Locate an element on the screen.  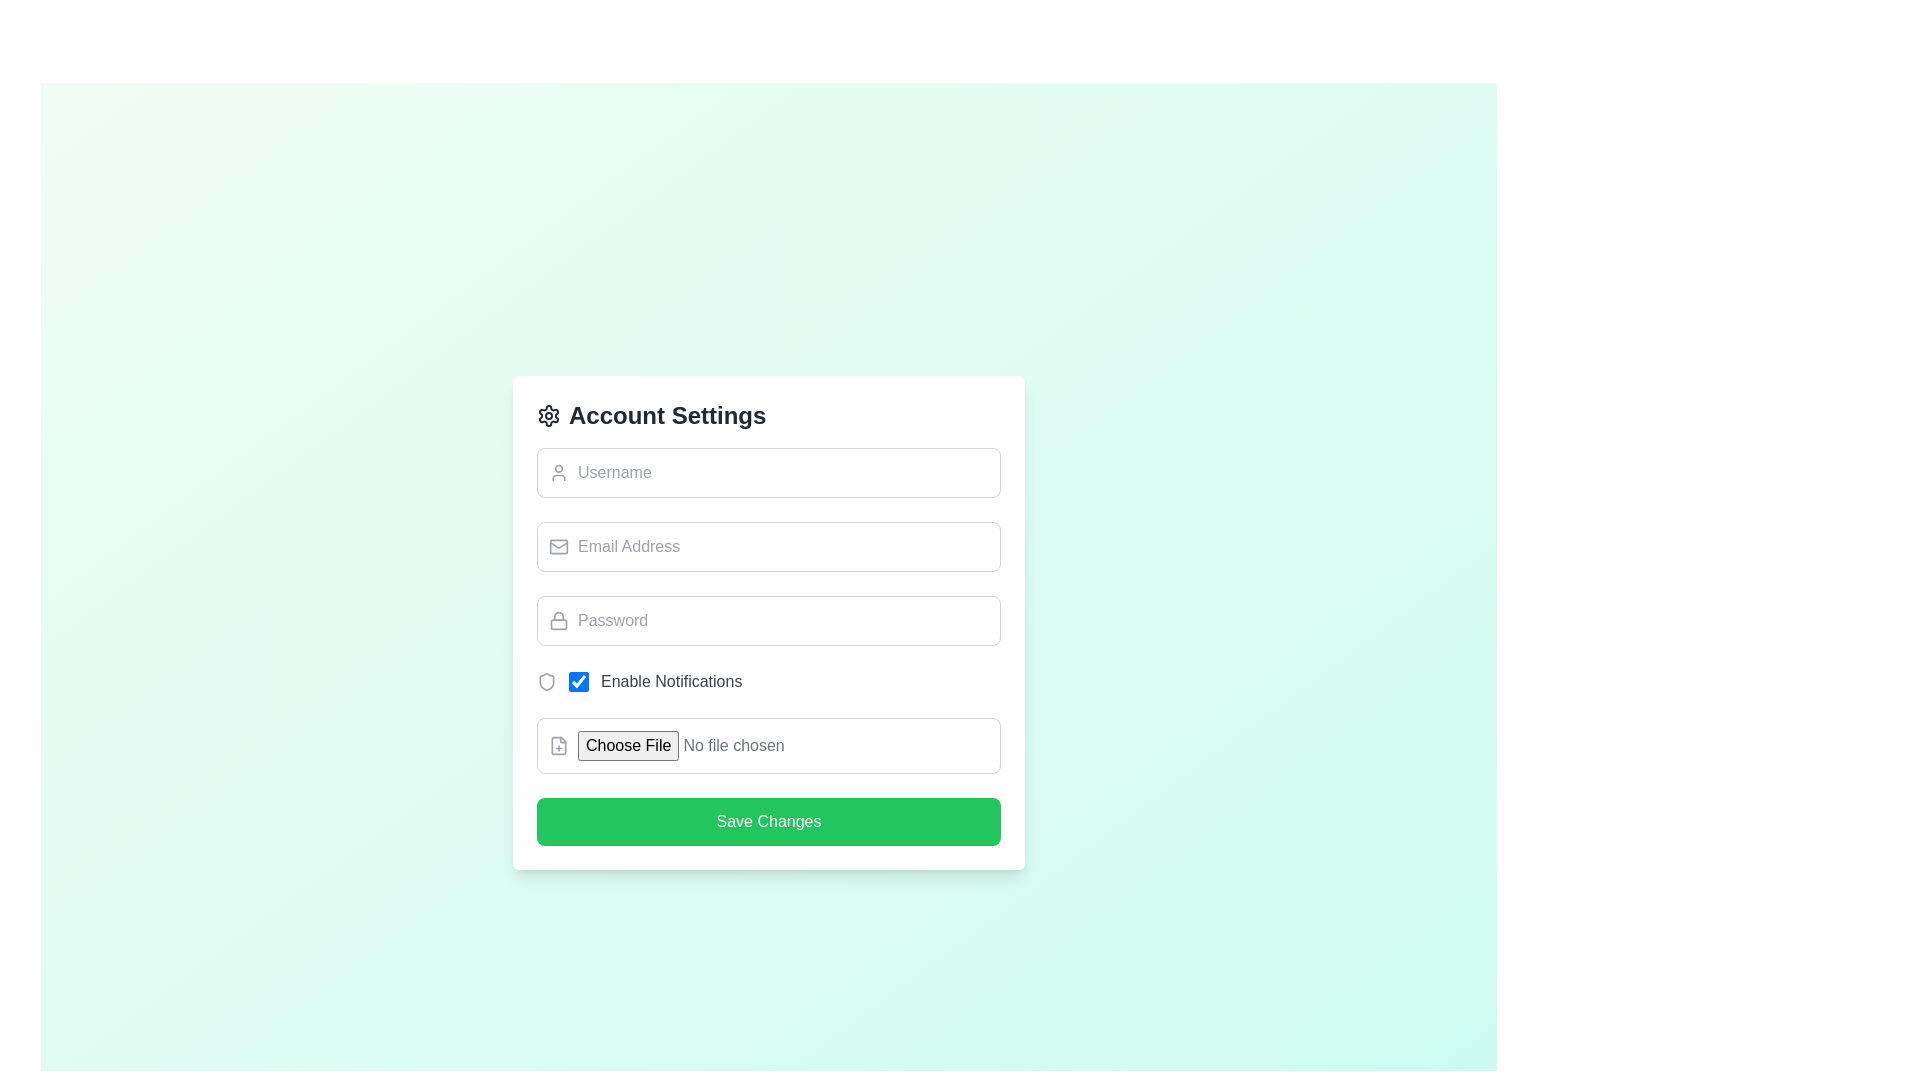
the area surrounding the envelope icon, which serves as an indicator for the email address input field in the Account Settings section is located at coordinates (558, 547).